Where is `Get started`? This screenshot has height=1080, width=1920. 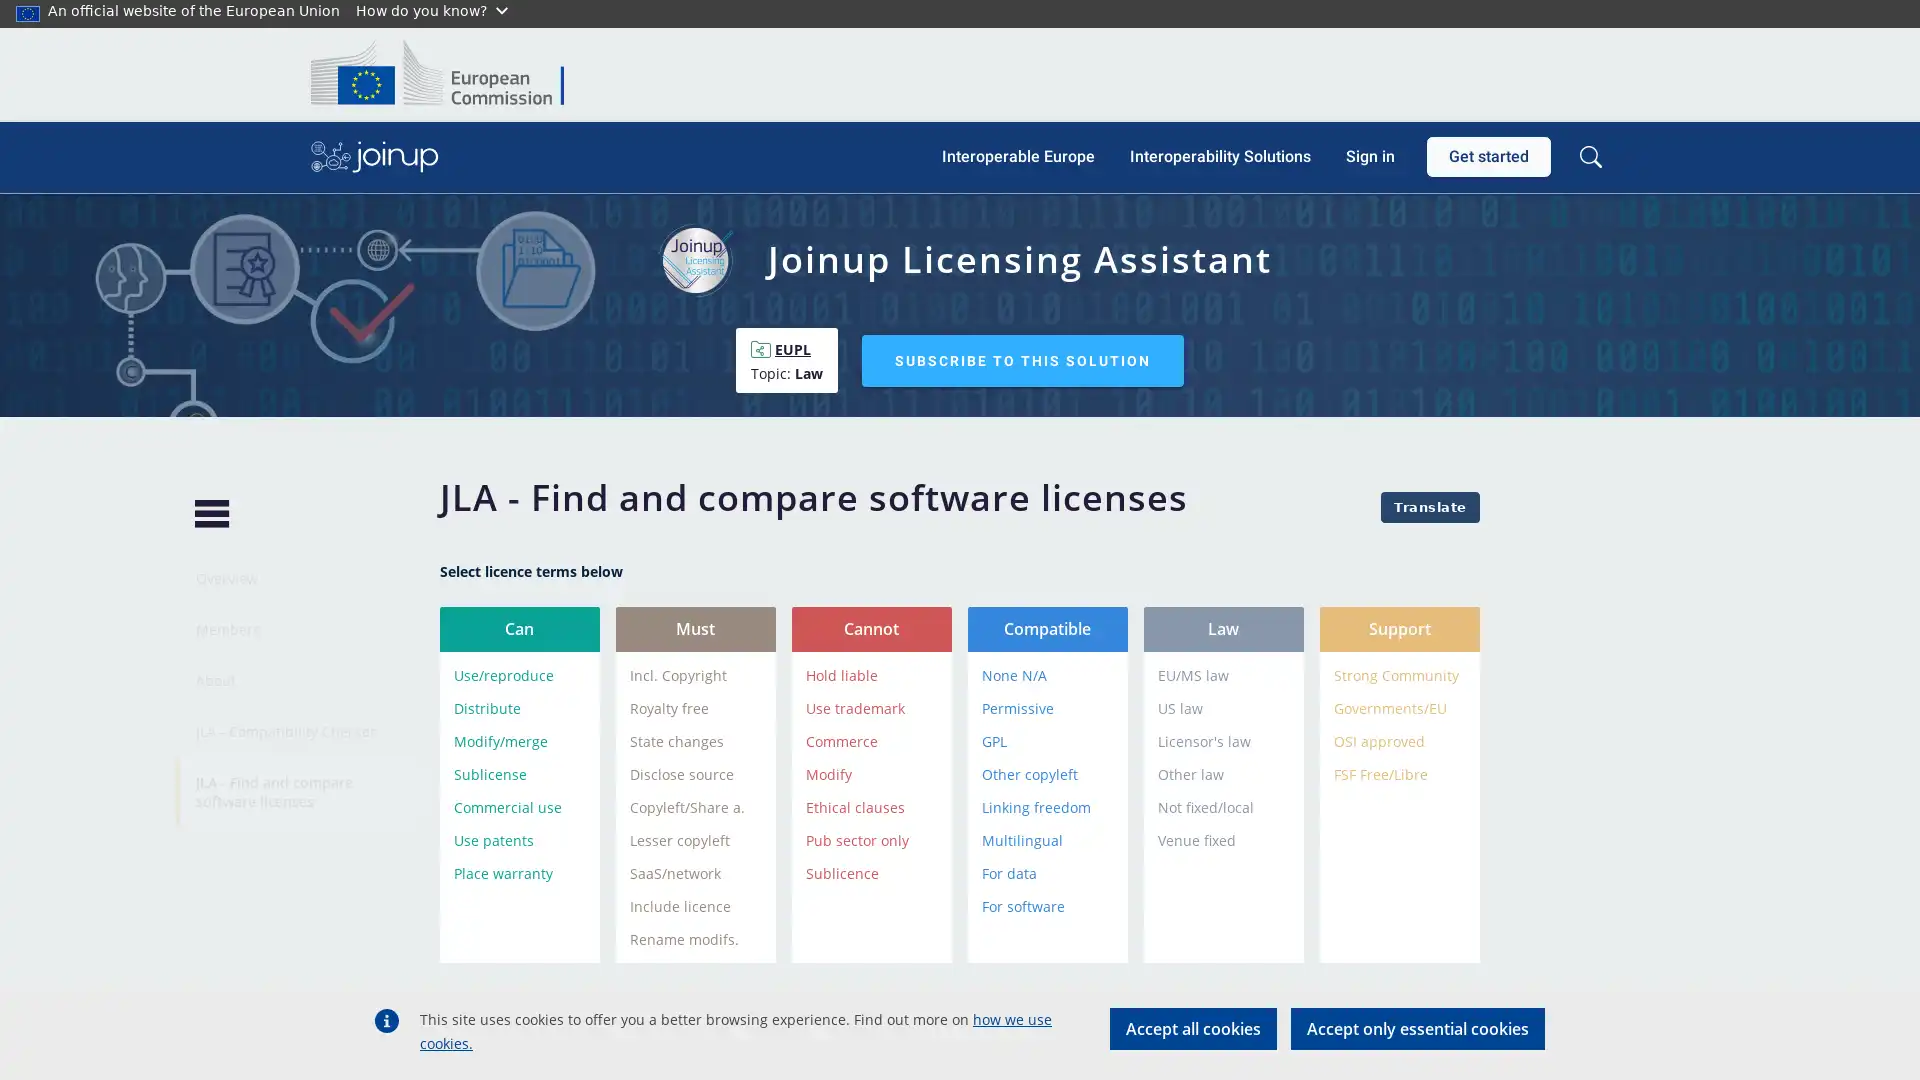 Get started is located at coordinates (1488, 156).